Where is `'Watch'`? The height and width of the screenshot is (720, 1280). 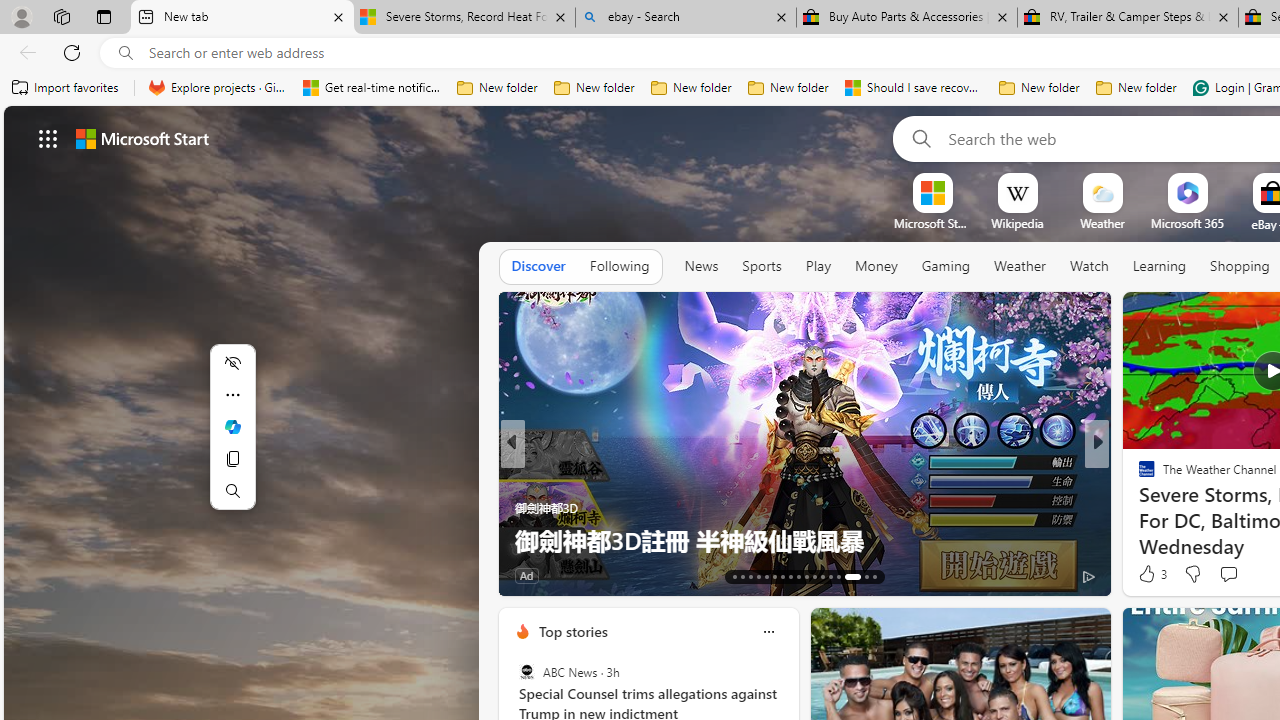 'Watch' is located at coordinates (1088, 266).